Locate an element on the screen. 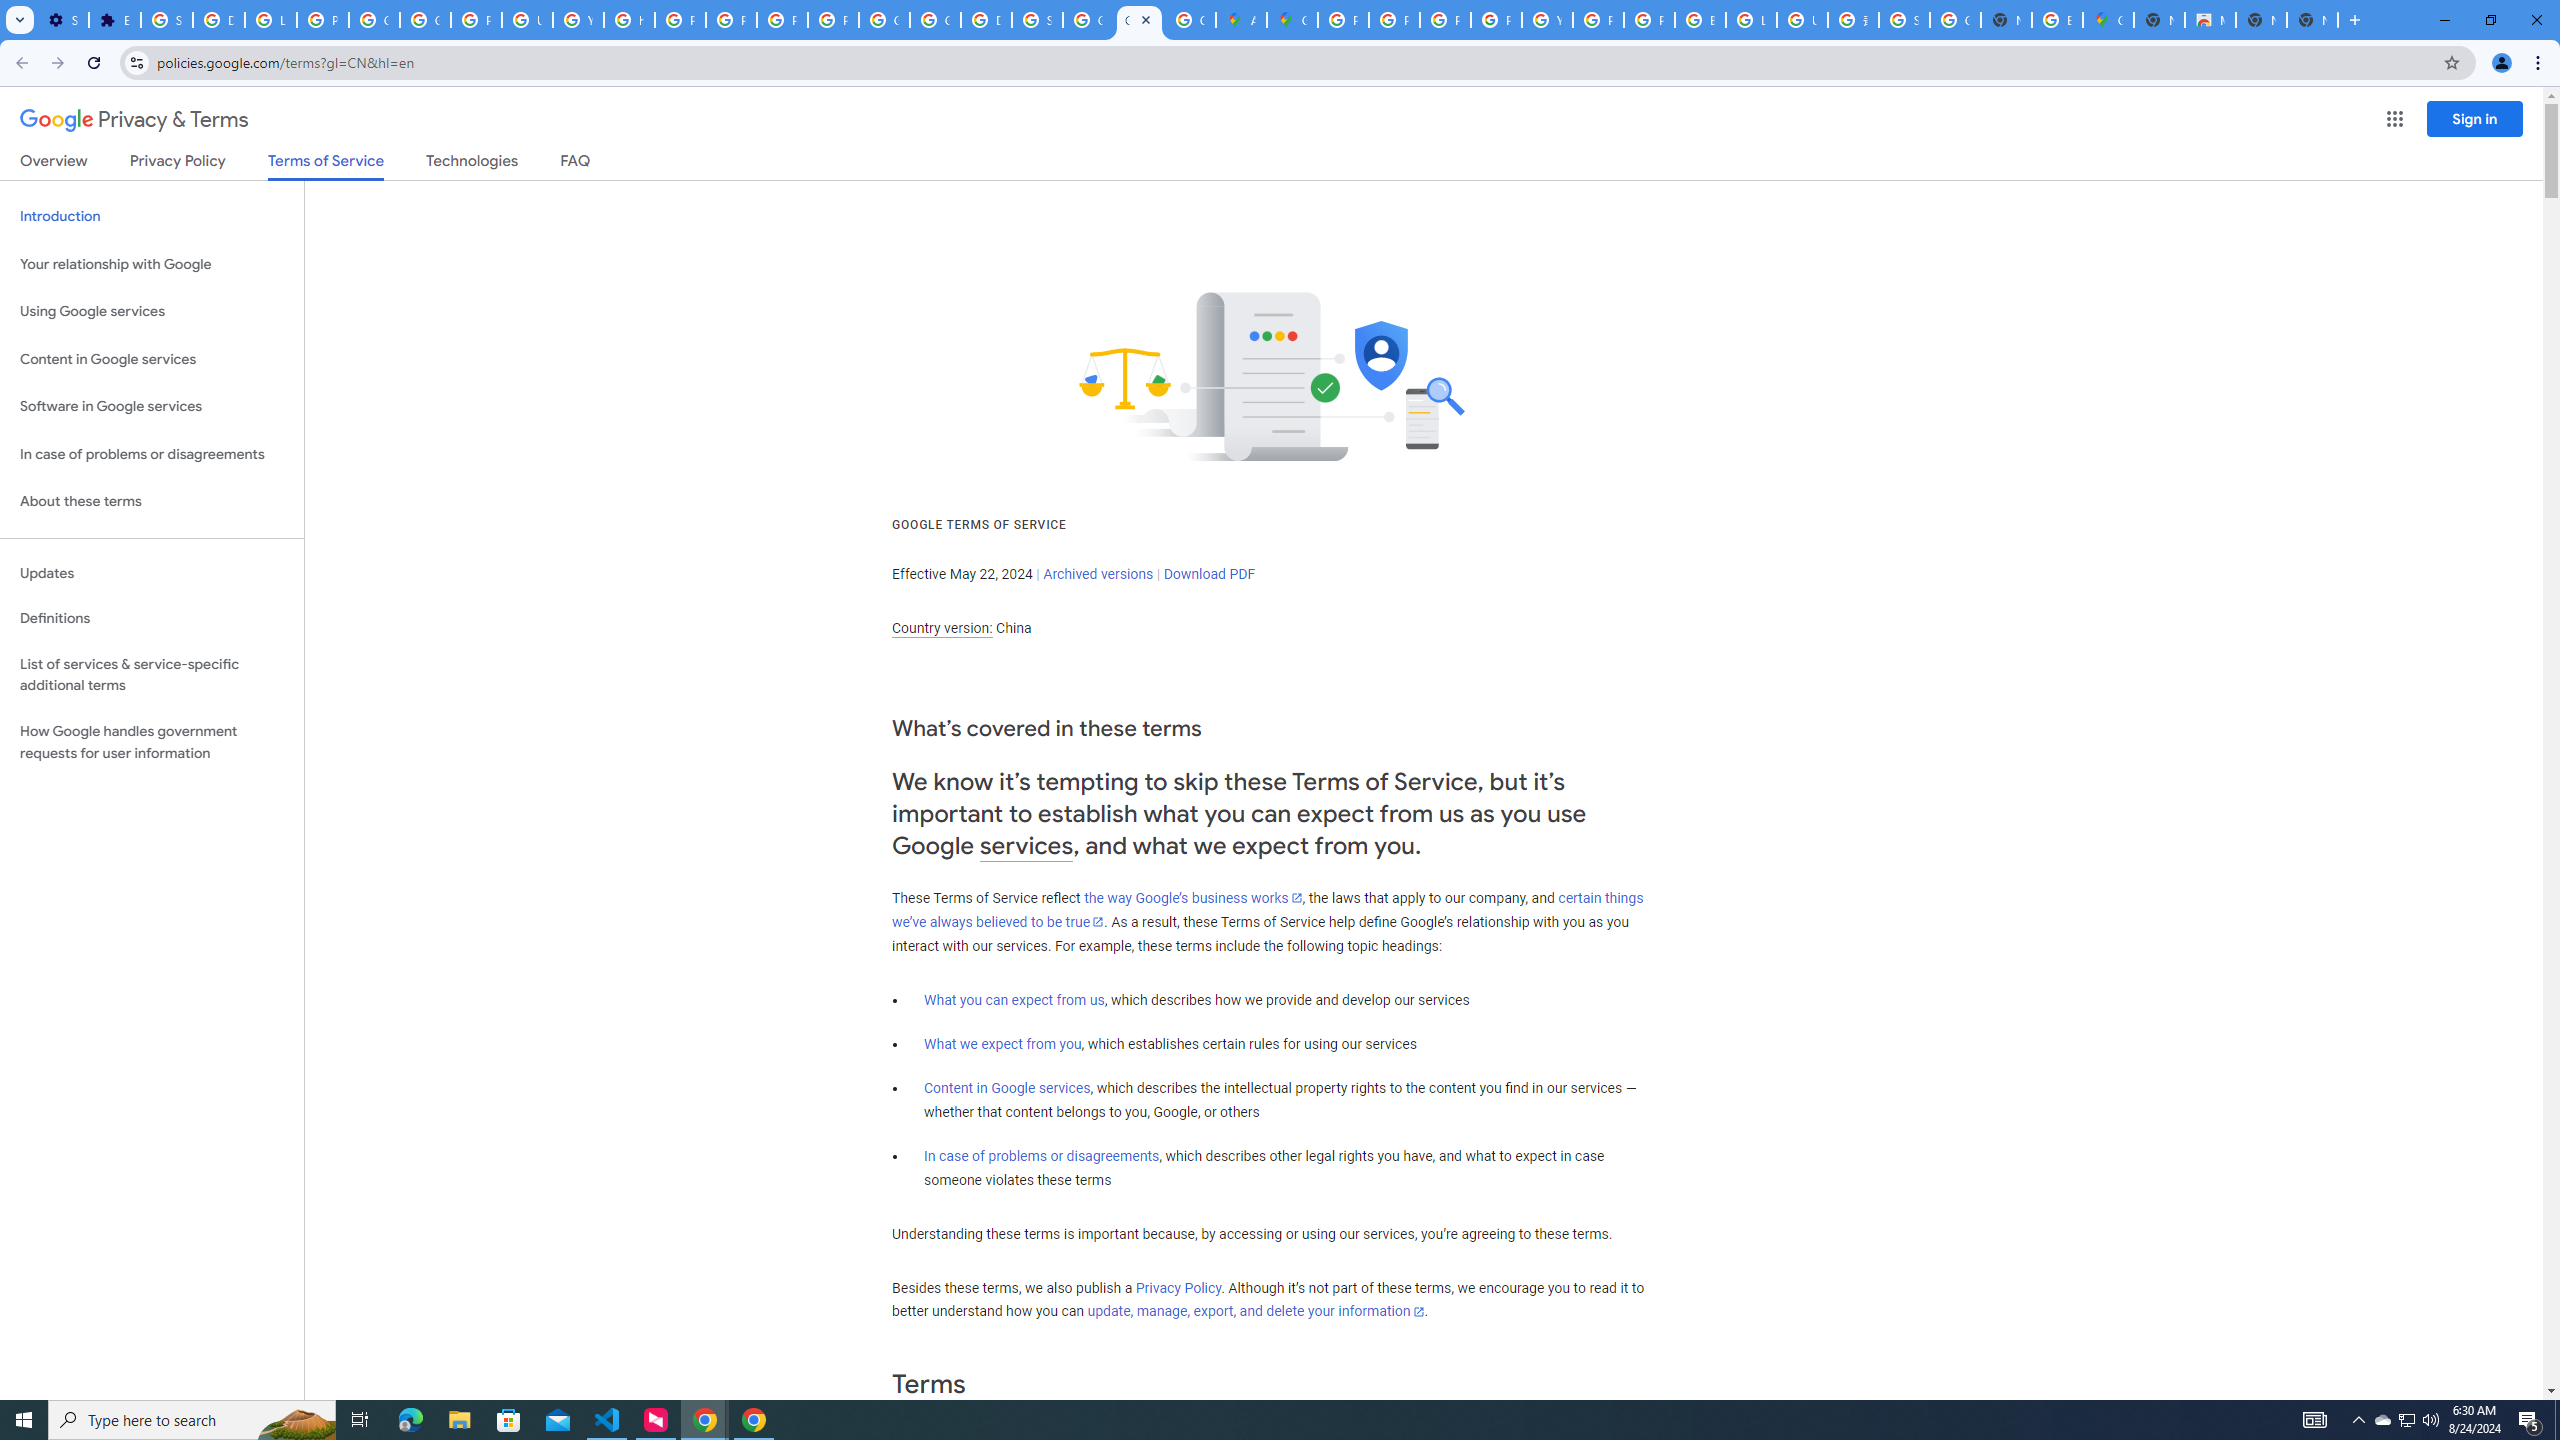  'Privacy Help Center - Policies Help' is located at coordinates (678, 19).